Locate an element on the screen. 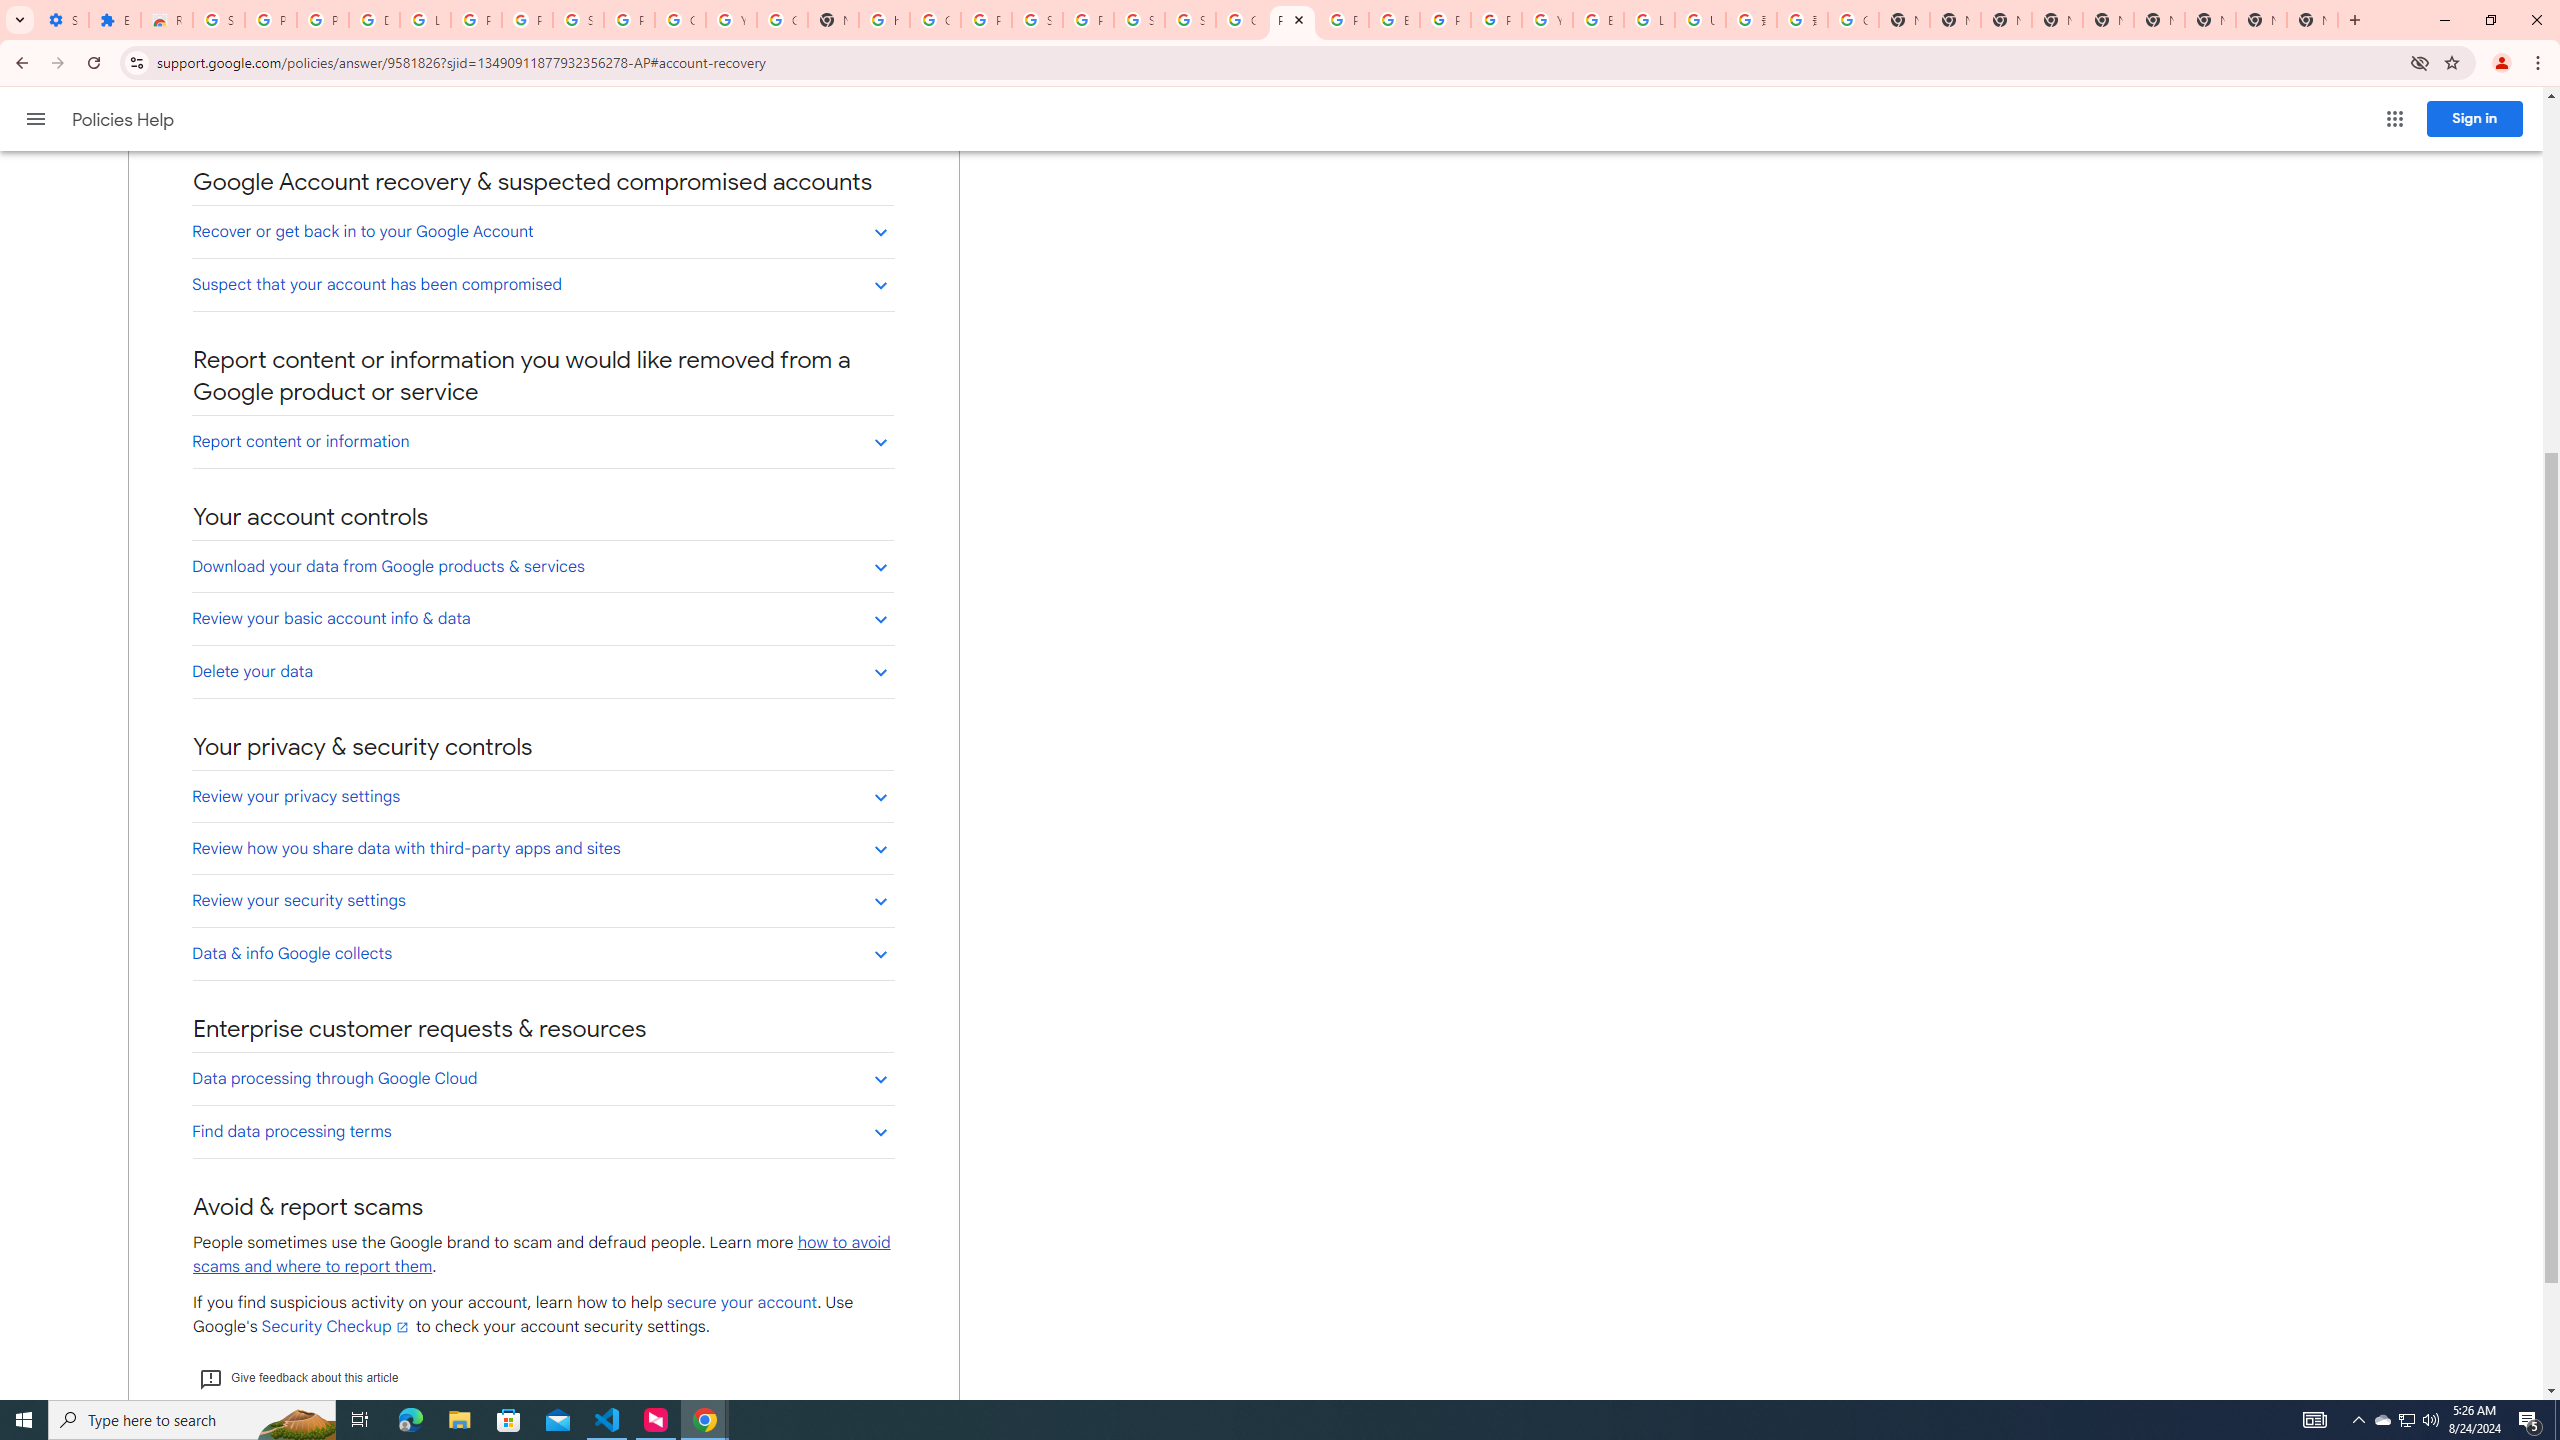  'Main menu' is located at coordinates (34, 118).